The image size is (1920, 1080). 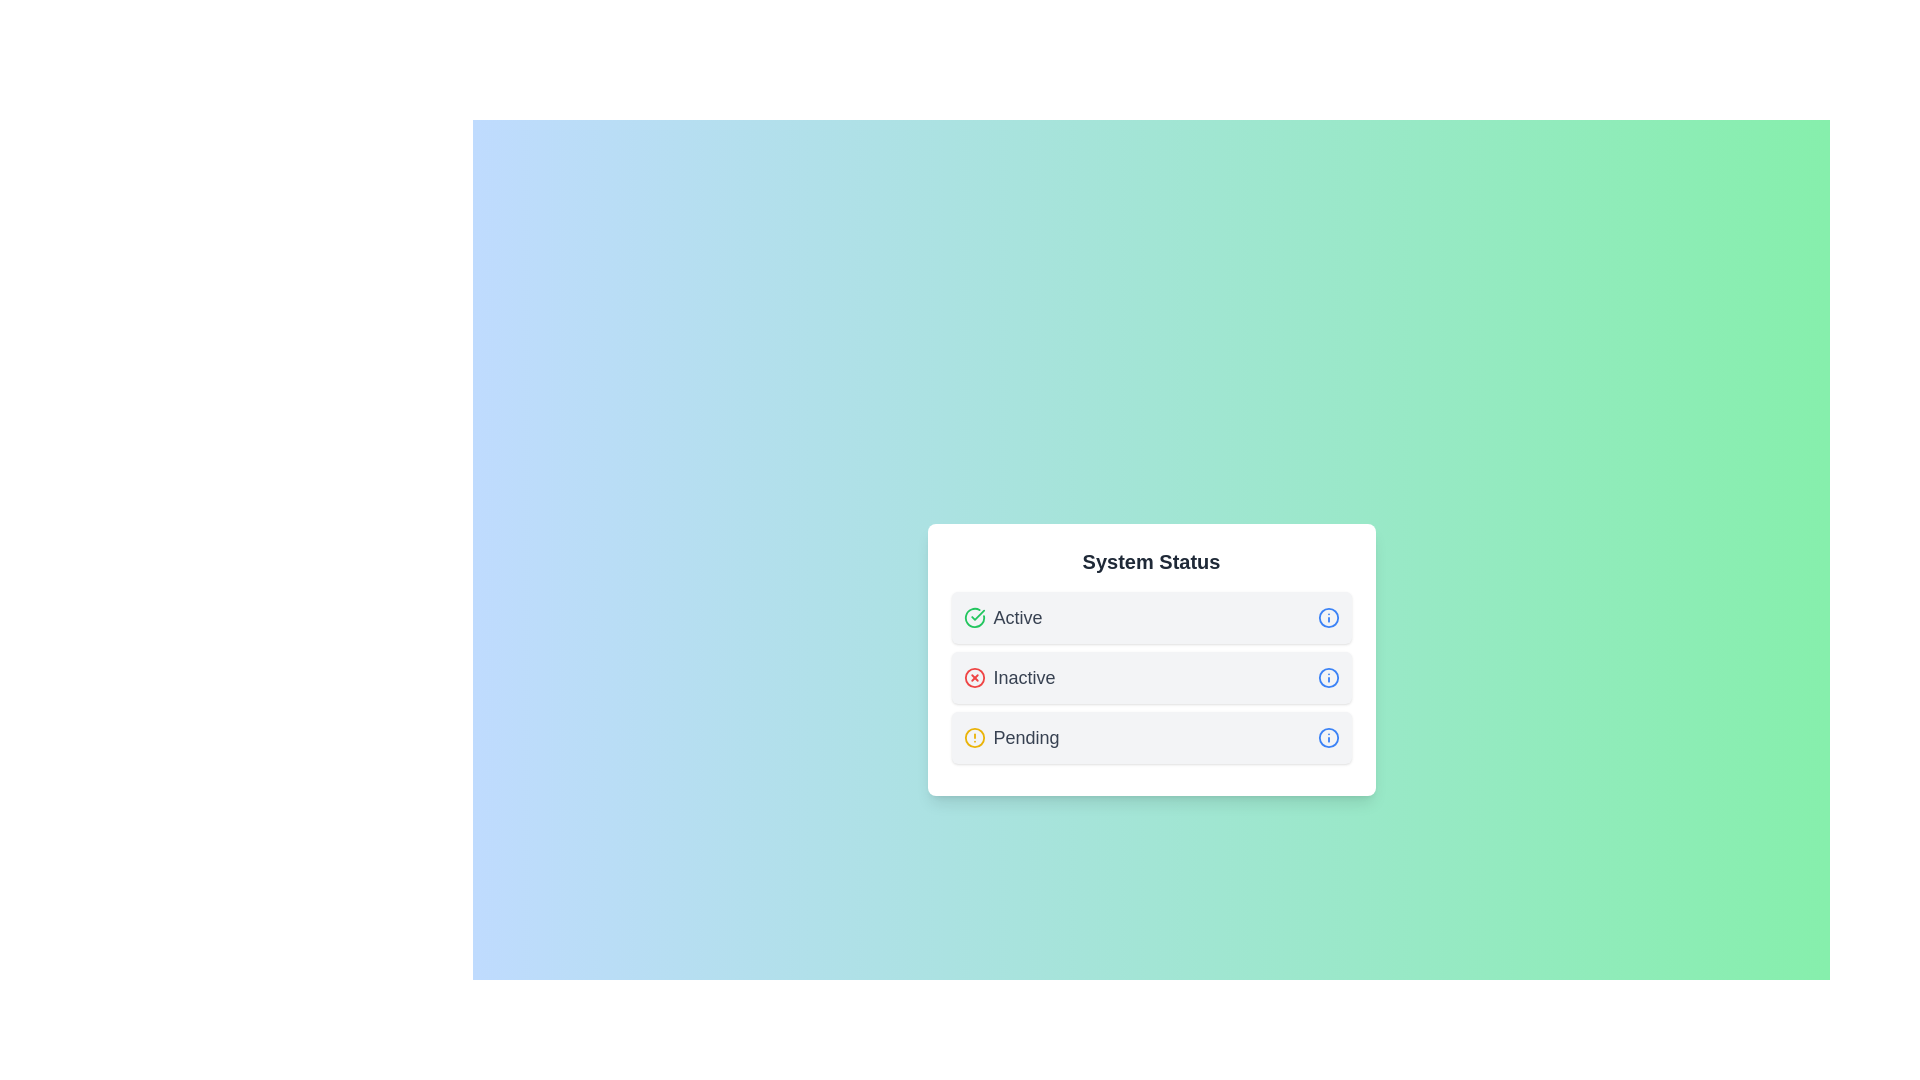 I want to click on the 'Active' text label adjacent to the green circular checkmark icon to associate the text with the icon, so click(x=1003, y=616).